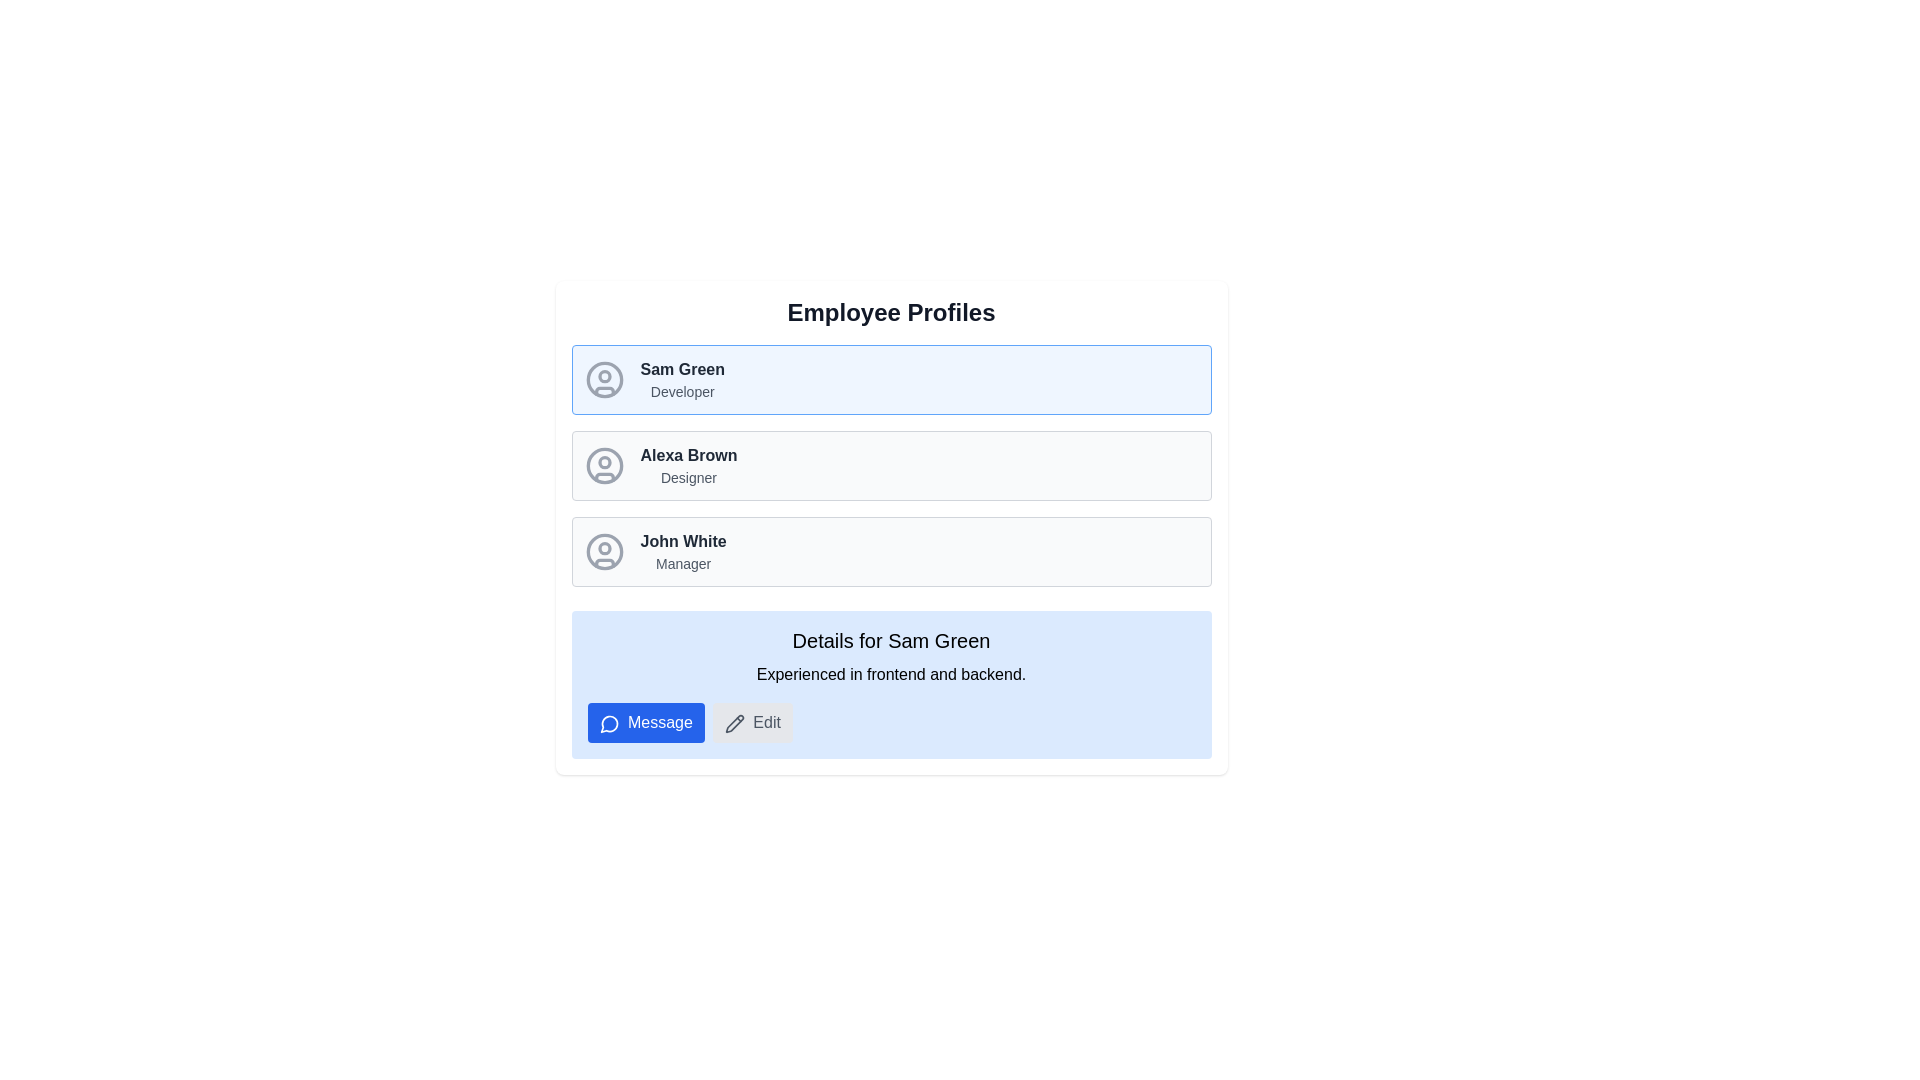 The width and height of the screenshot is (1920, 1080). I want to click on the pencil icon within the 'Edit' button located at the bottom-right of the section containing details about 'Sam Green', so click(733, 723).